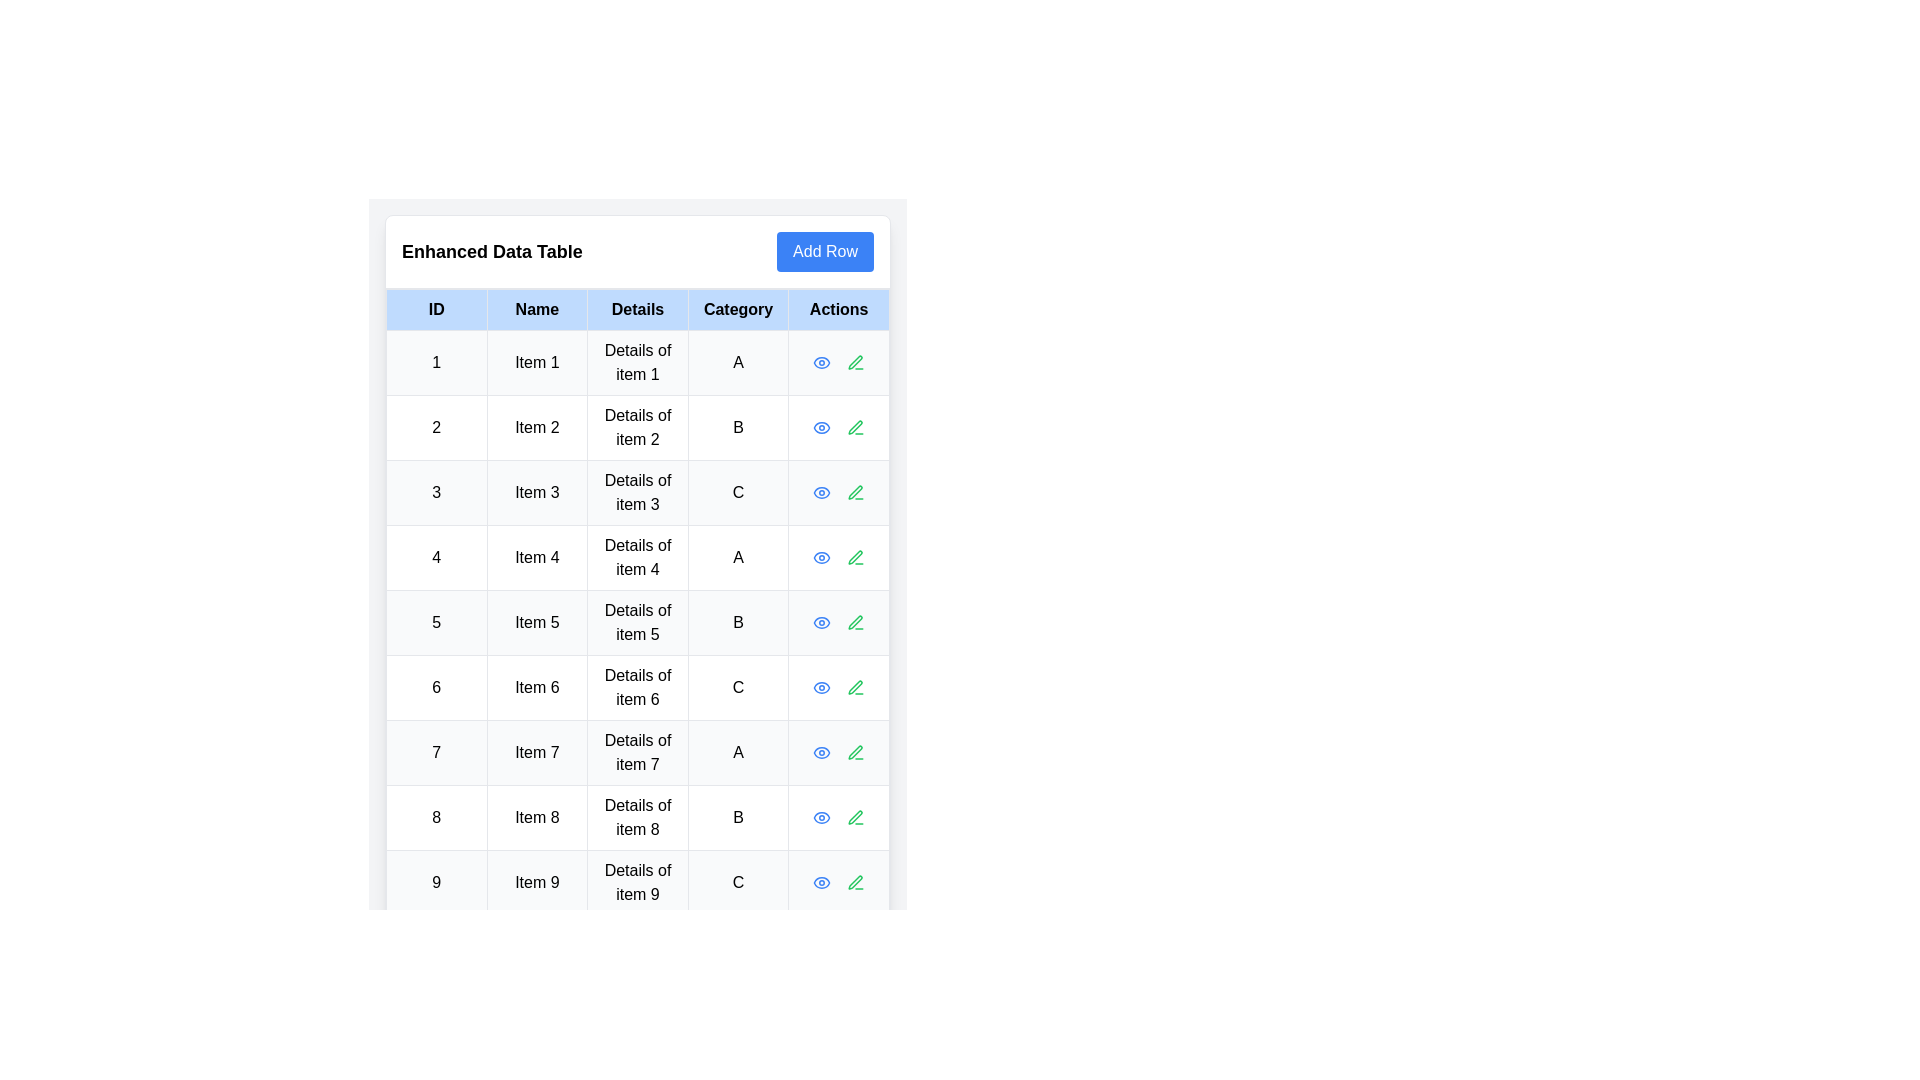  Describe the element at coordinates (855, 752) in the screenshot. I see `the edit icon located in the 'Actions' column of the table row for 'Item 7'` at that location.